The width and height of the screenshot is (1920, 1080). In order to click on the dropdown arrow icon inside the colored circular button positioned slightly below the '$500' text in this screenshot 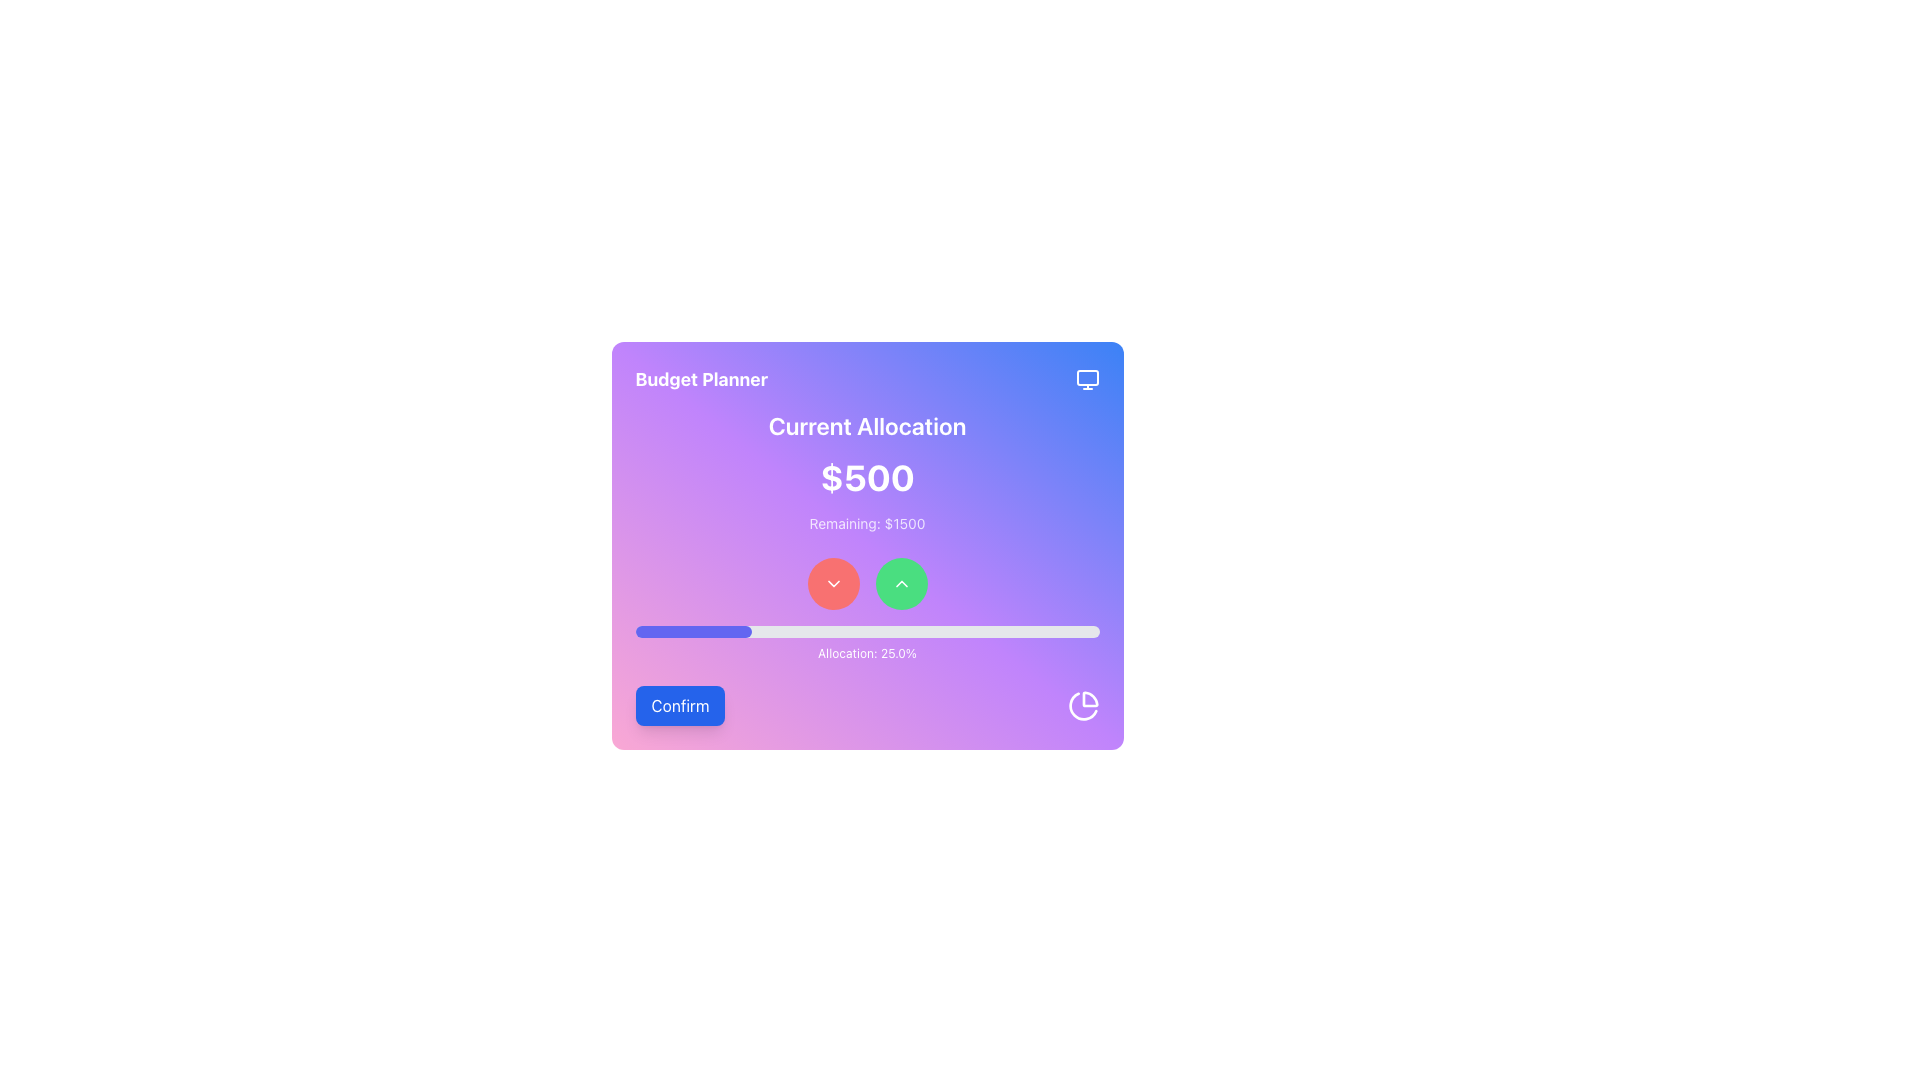, I will do `click(833, 583)`.